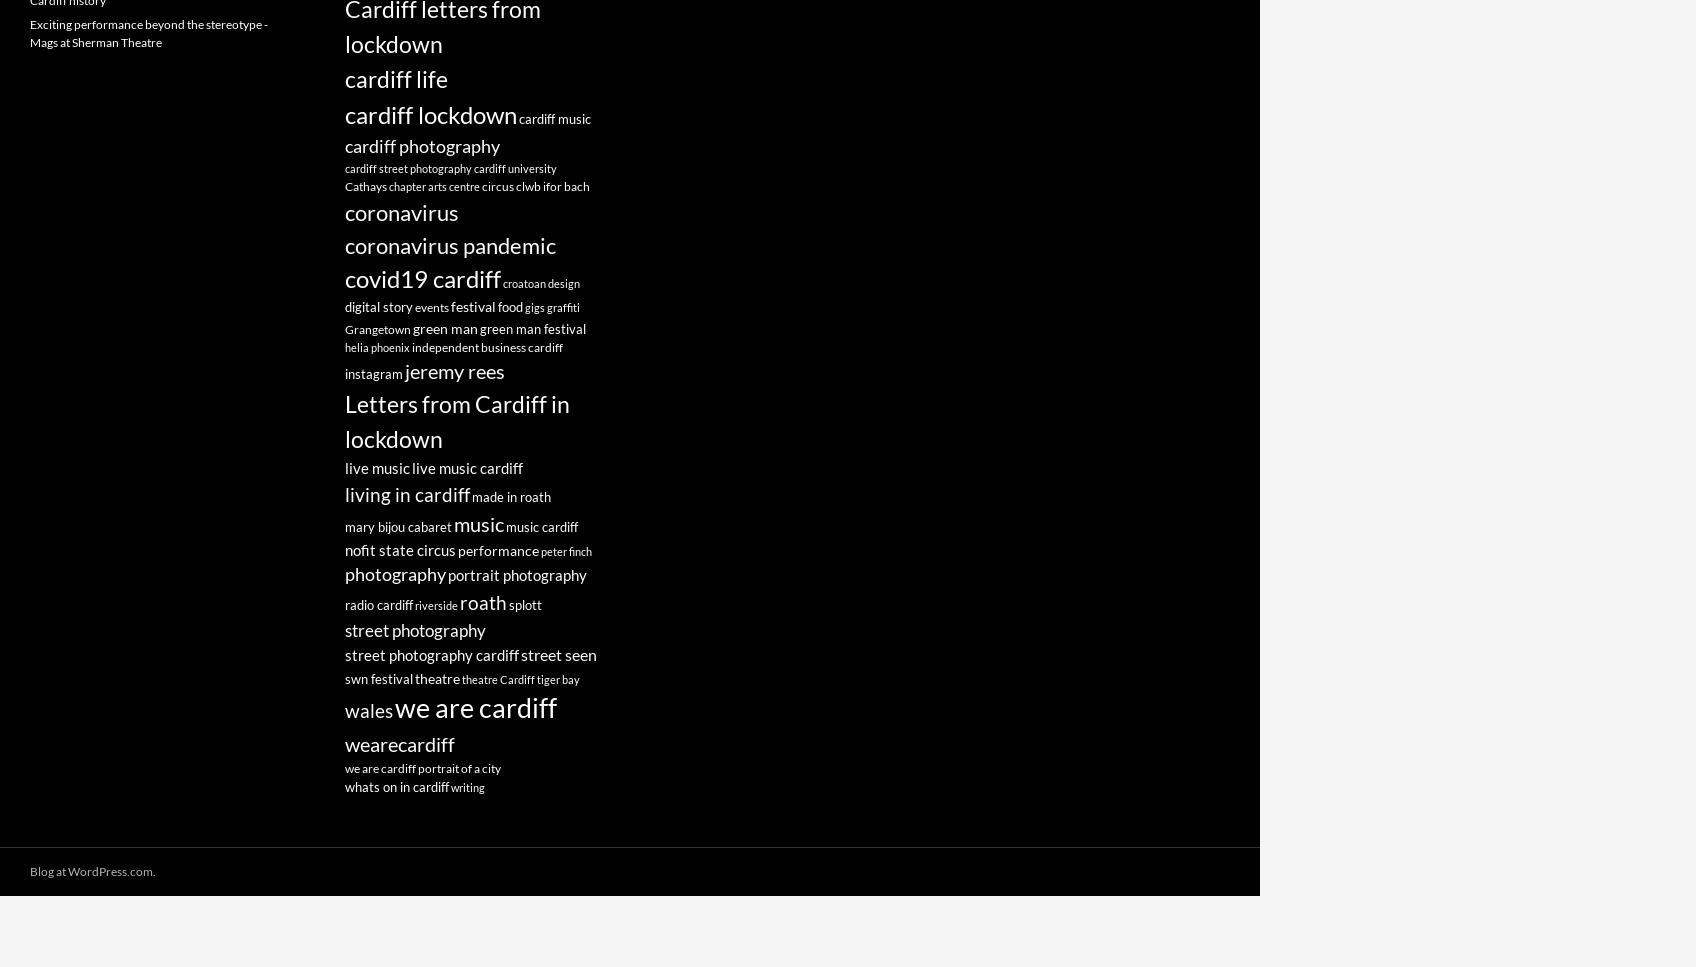  Describe the element at coordinates (545, 307) in the screenshot. I see `'graffiti'` at that location.